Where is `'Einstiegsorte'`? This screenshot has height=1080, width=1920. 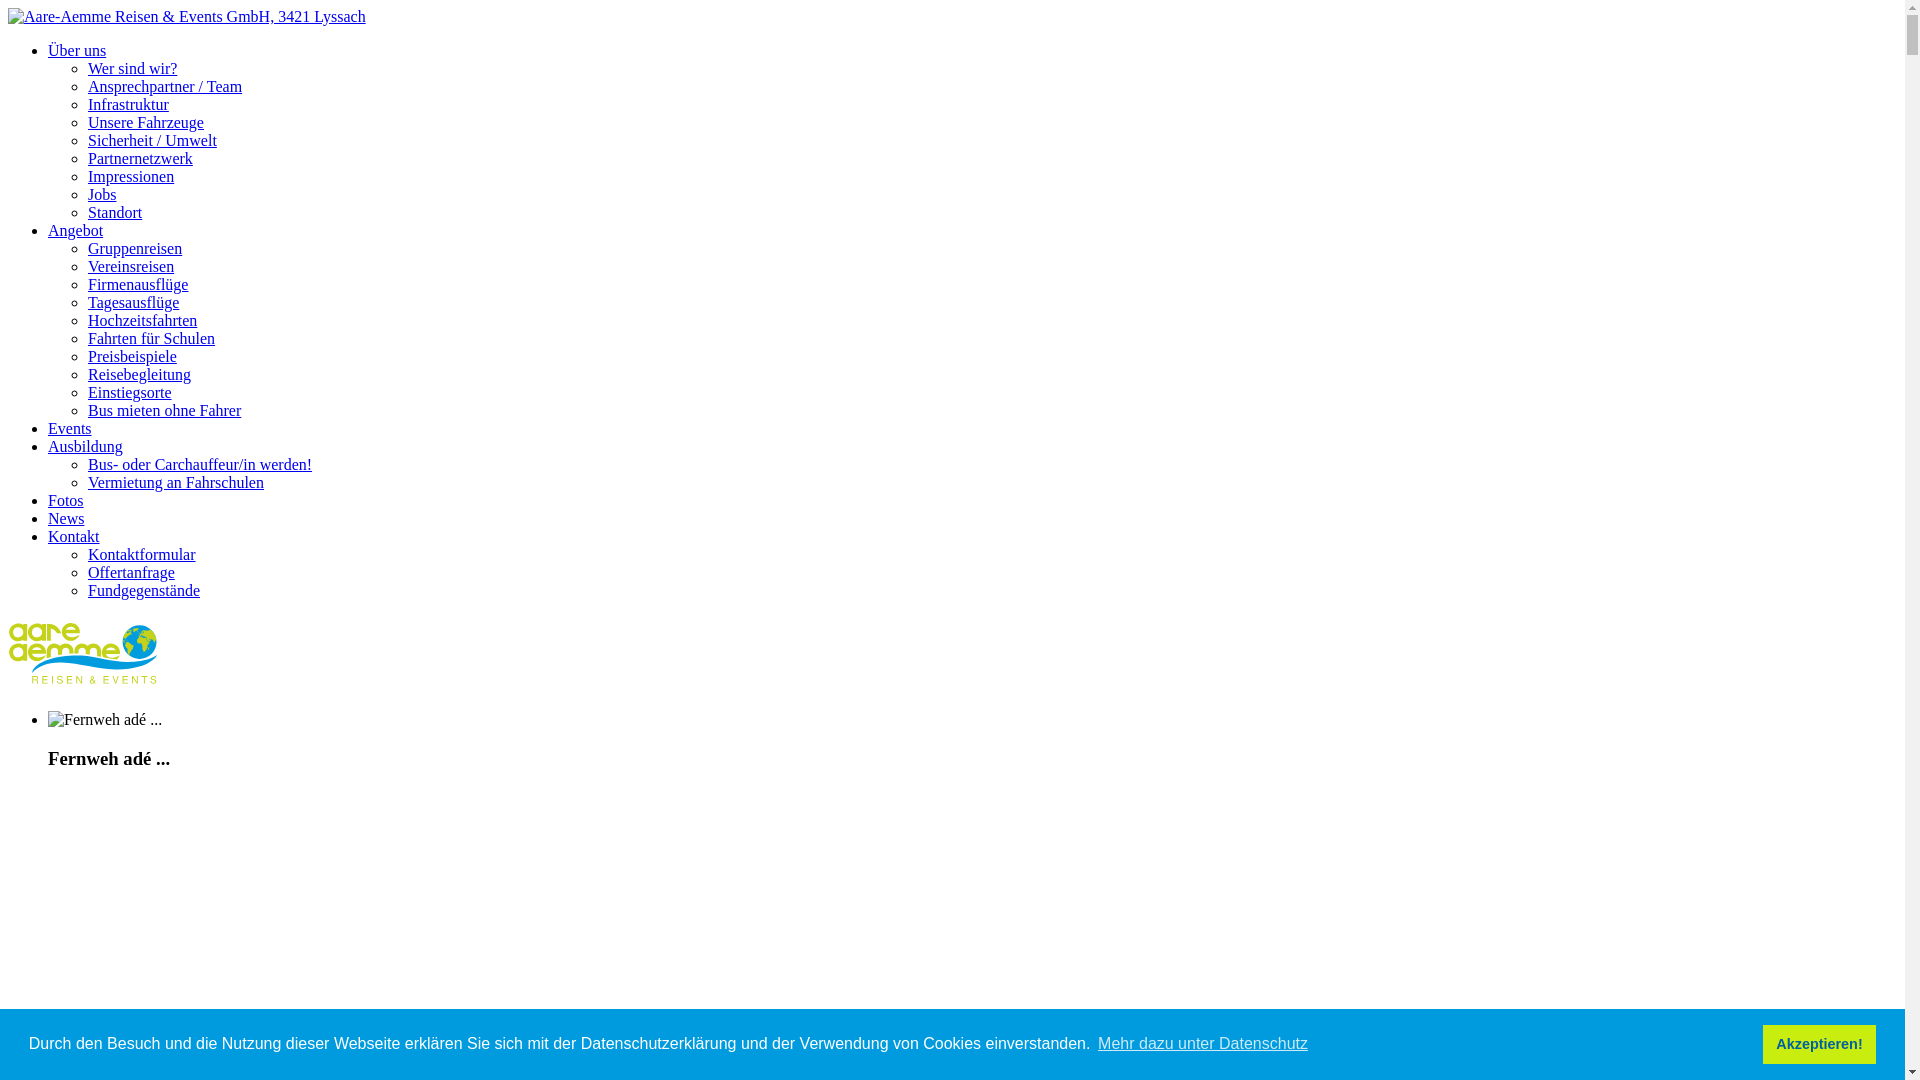 'Einstiegsorte' is located at coordinates (128, 392).